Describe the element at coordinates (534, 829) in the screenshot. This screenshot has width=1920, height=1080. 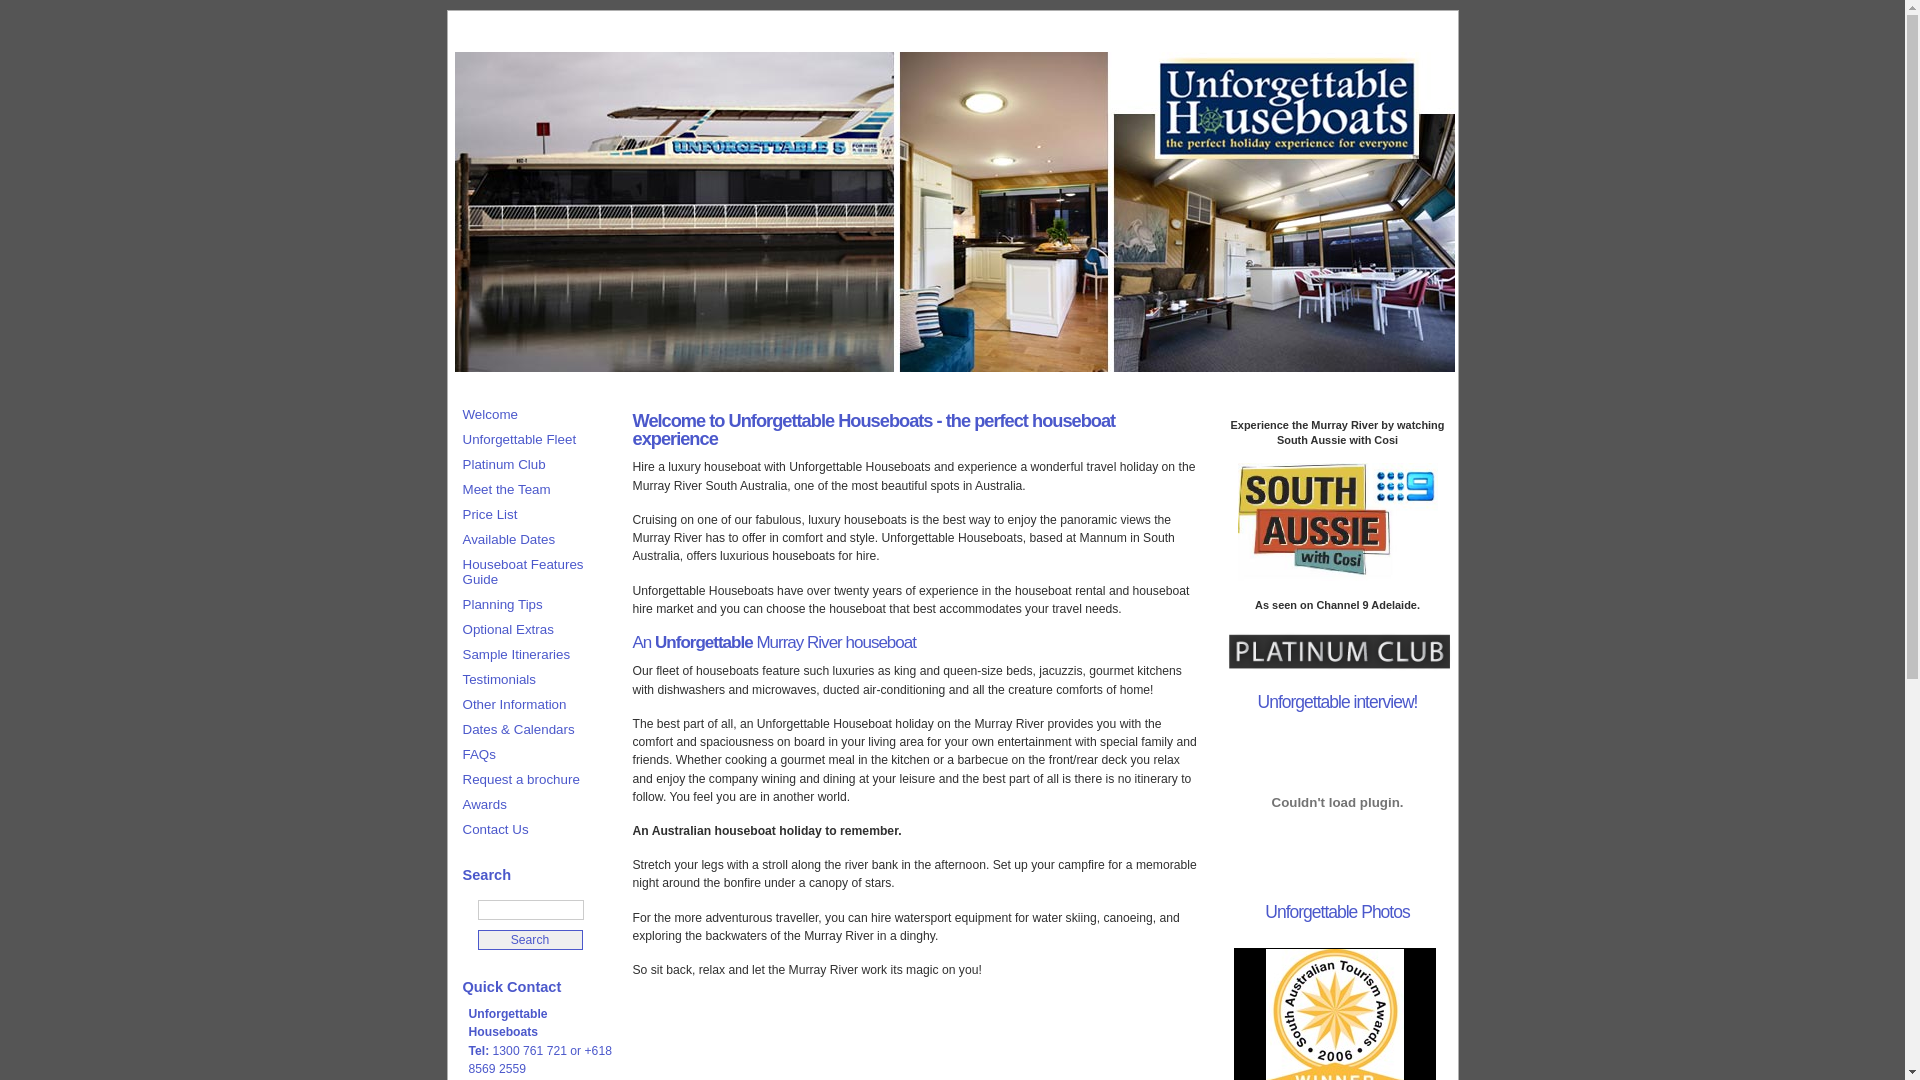
I see `'Contact Us'` at that location.